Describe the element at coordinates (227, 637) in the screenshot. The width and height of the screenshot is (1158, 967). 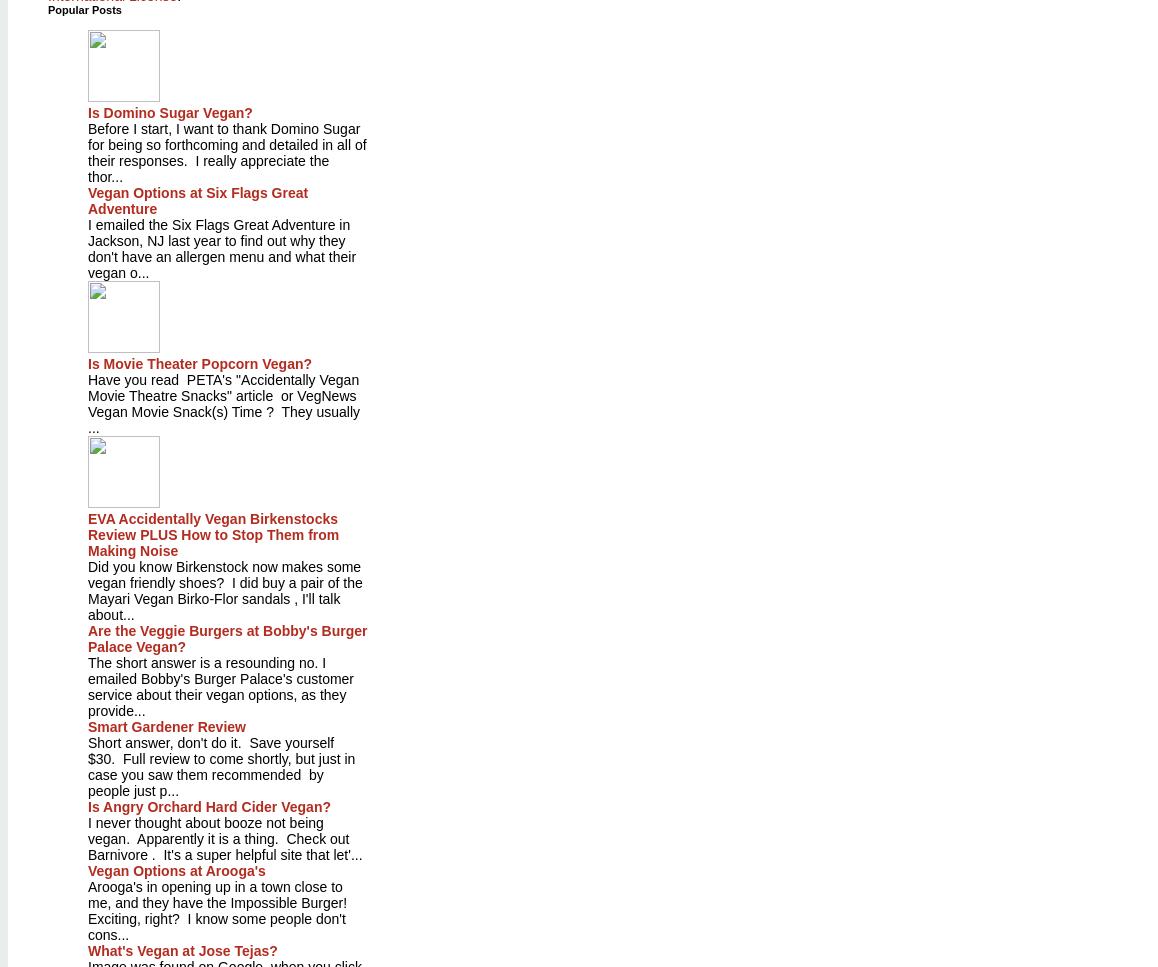
I see `'Are the Veggie Burgers at Bobby's Burger Palace Vegan?'` at that location.